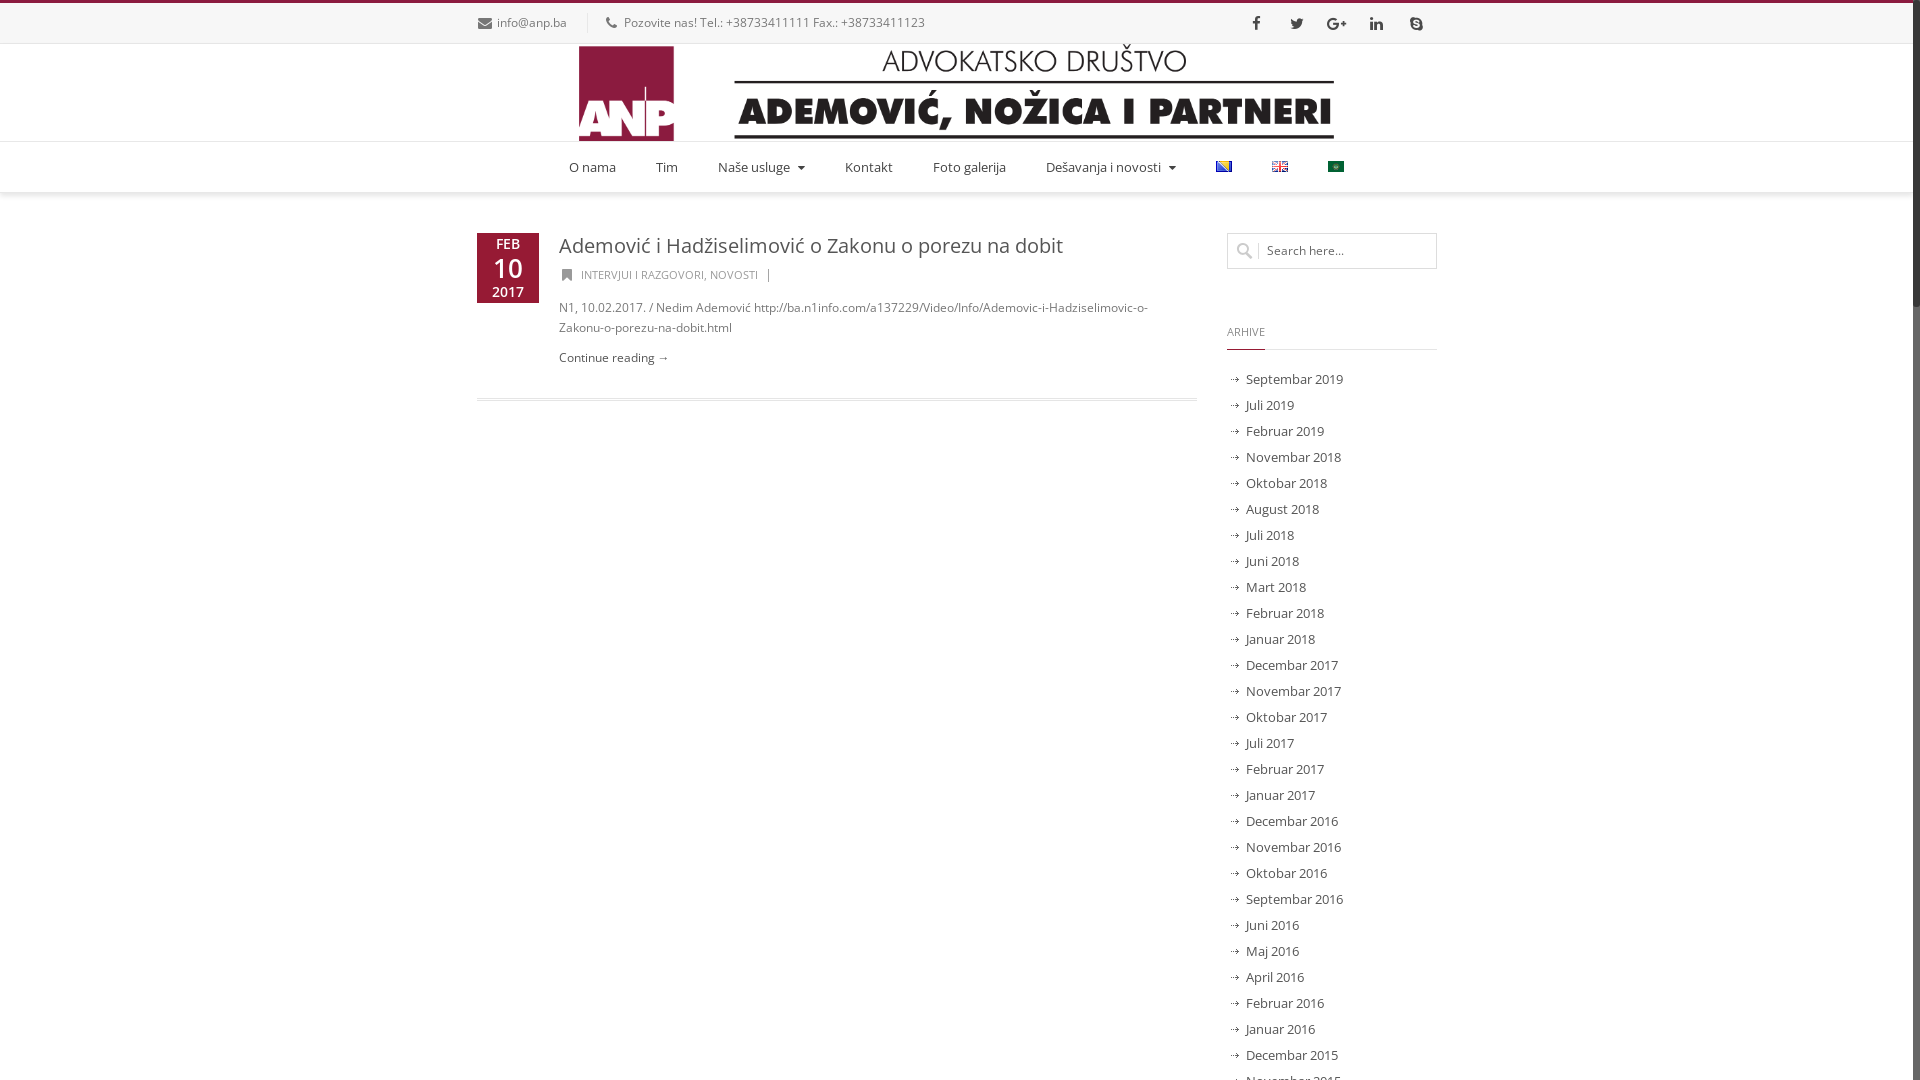 Image resolution: width=1920 pixels, height=1080 pixels. I want to click on 'Februar 2019', so click(1276, 430).